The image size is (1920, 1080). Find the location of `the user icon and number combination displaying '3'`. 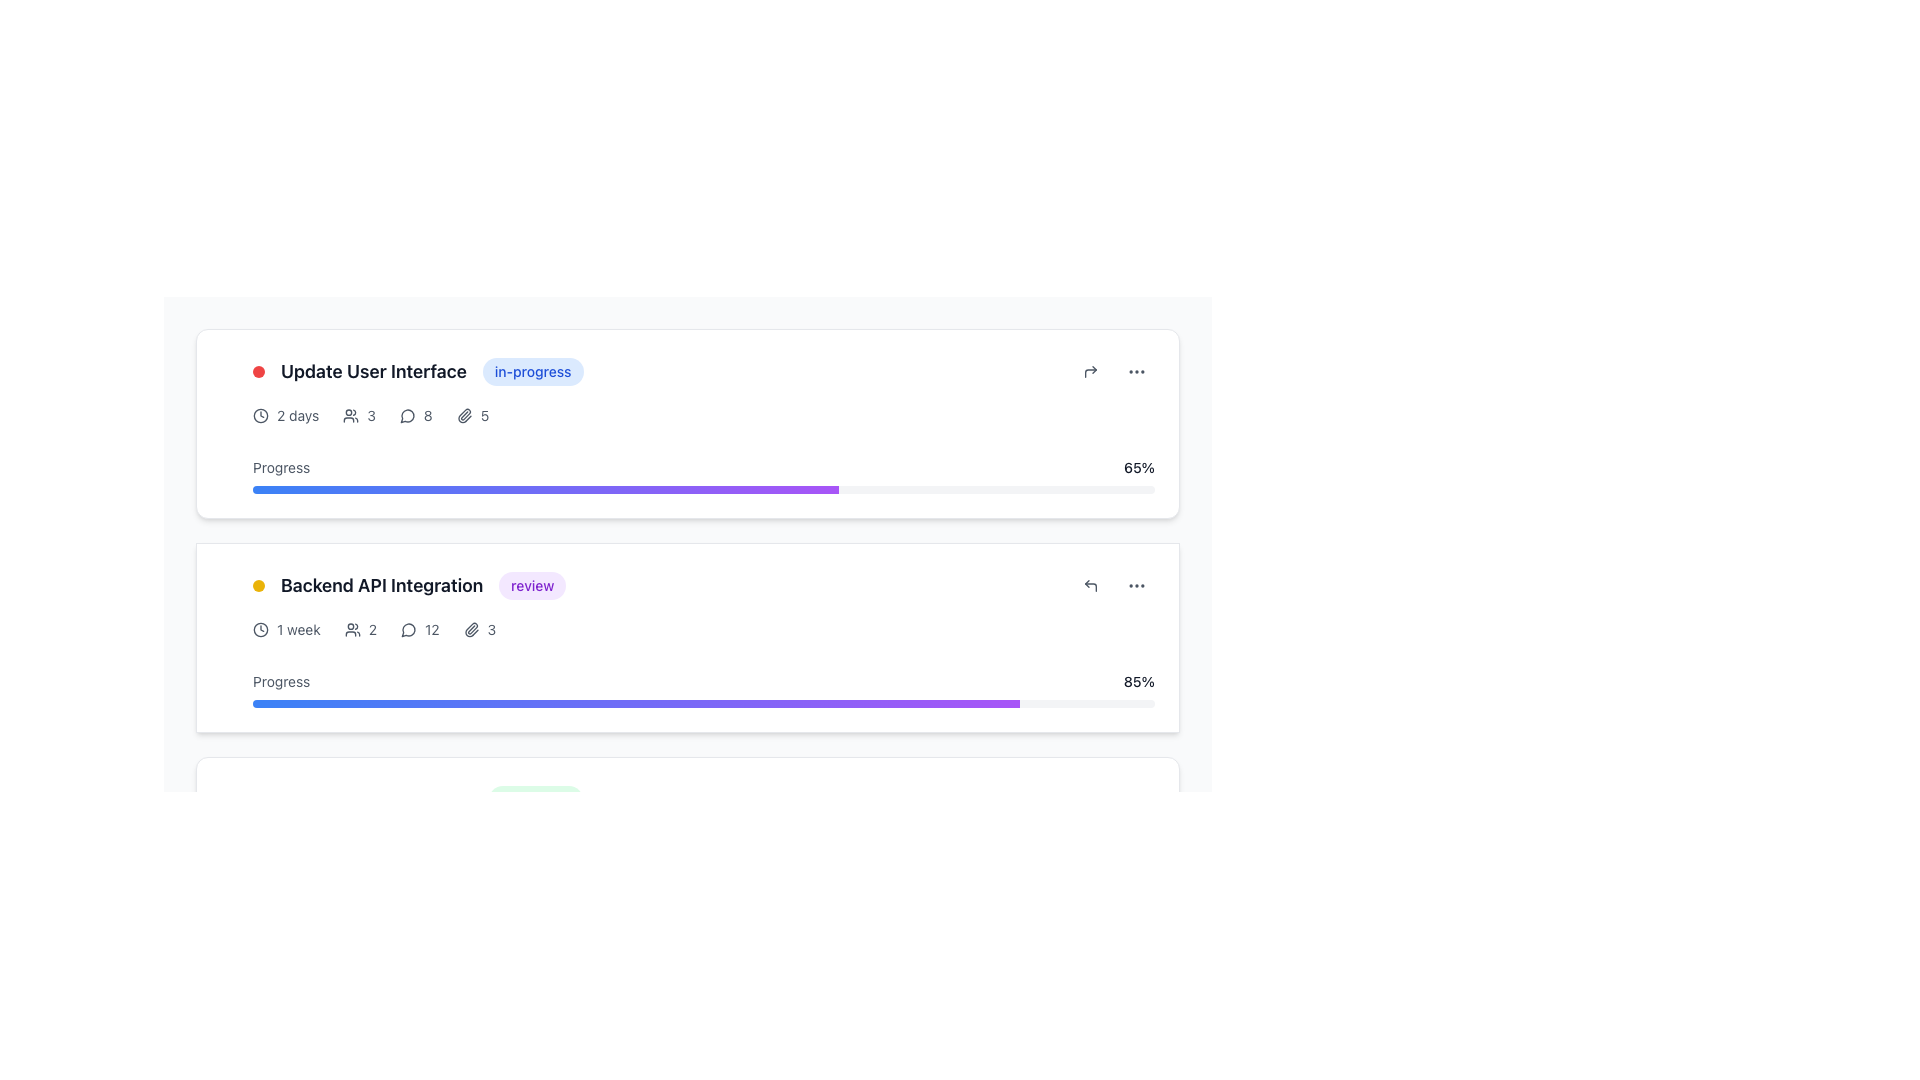

the user icon and number combination displaying '3' is located at coordinates (359, 415).